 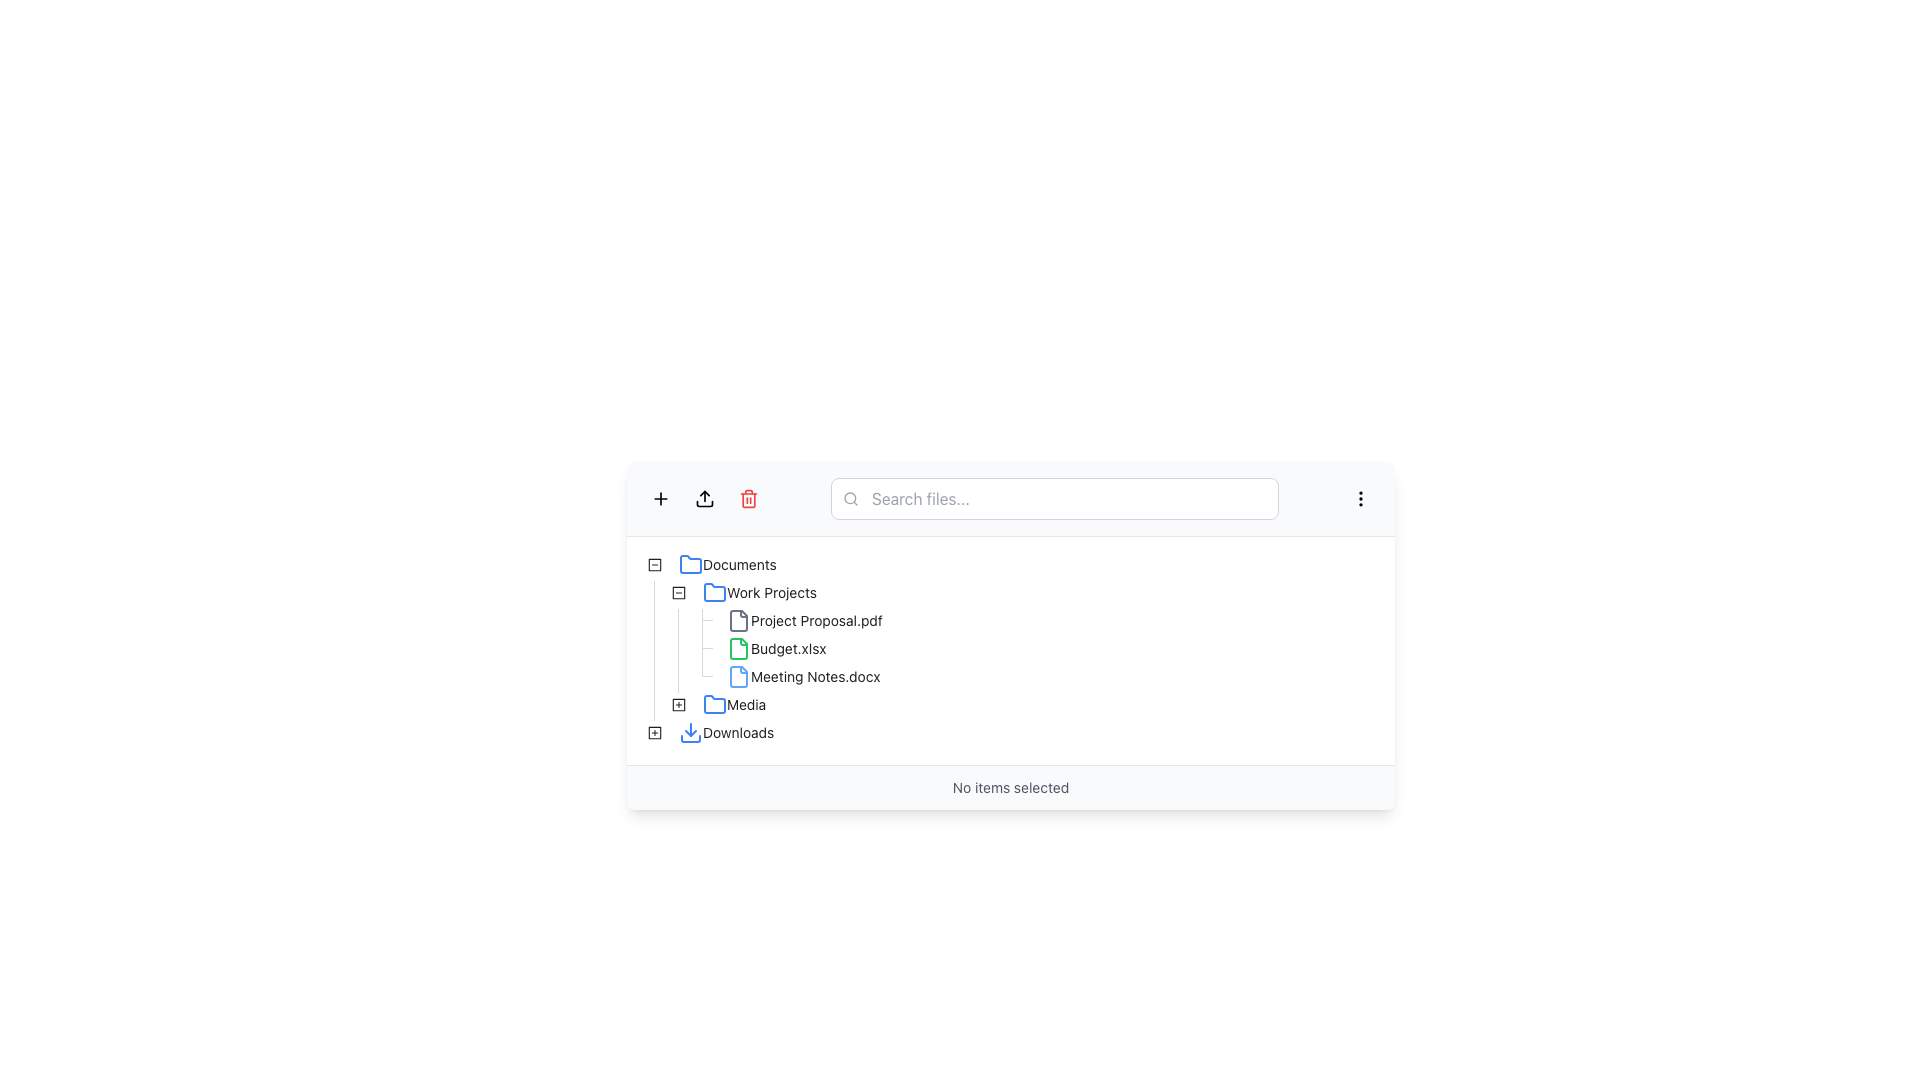 What do you see at coordinates (725, 732) in the screenshot?
I see `the 'Downloads' folder icon in the file directory tree` at bounding box center [725, 732].